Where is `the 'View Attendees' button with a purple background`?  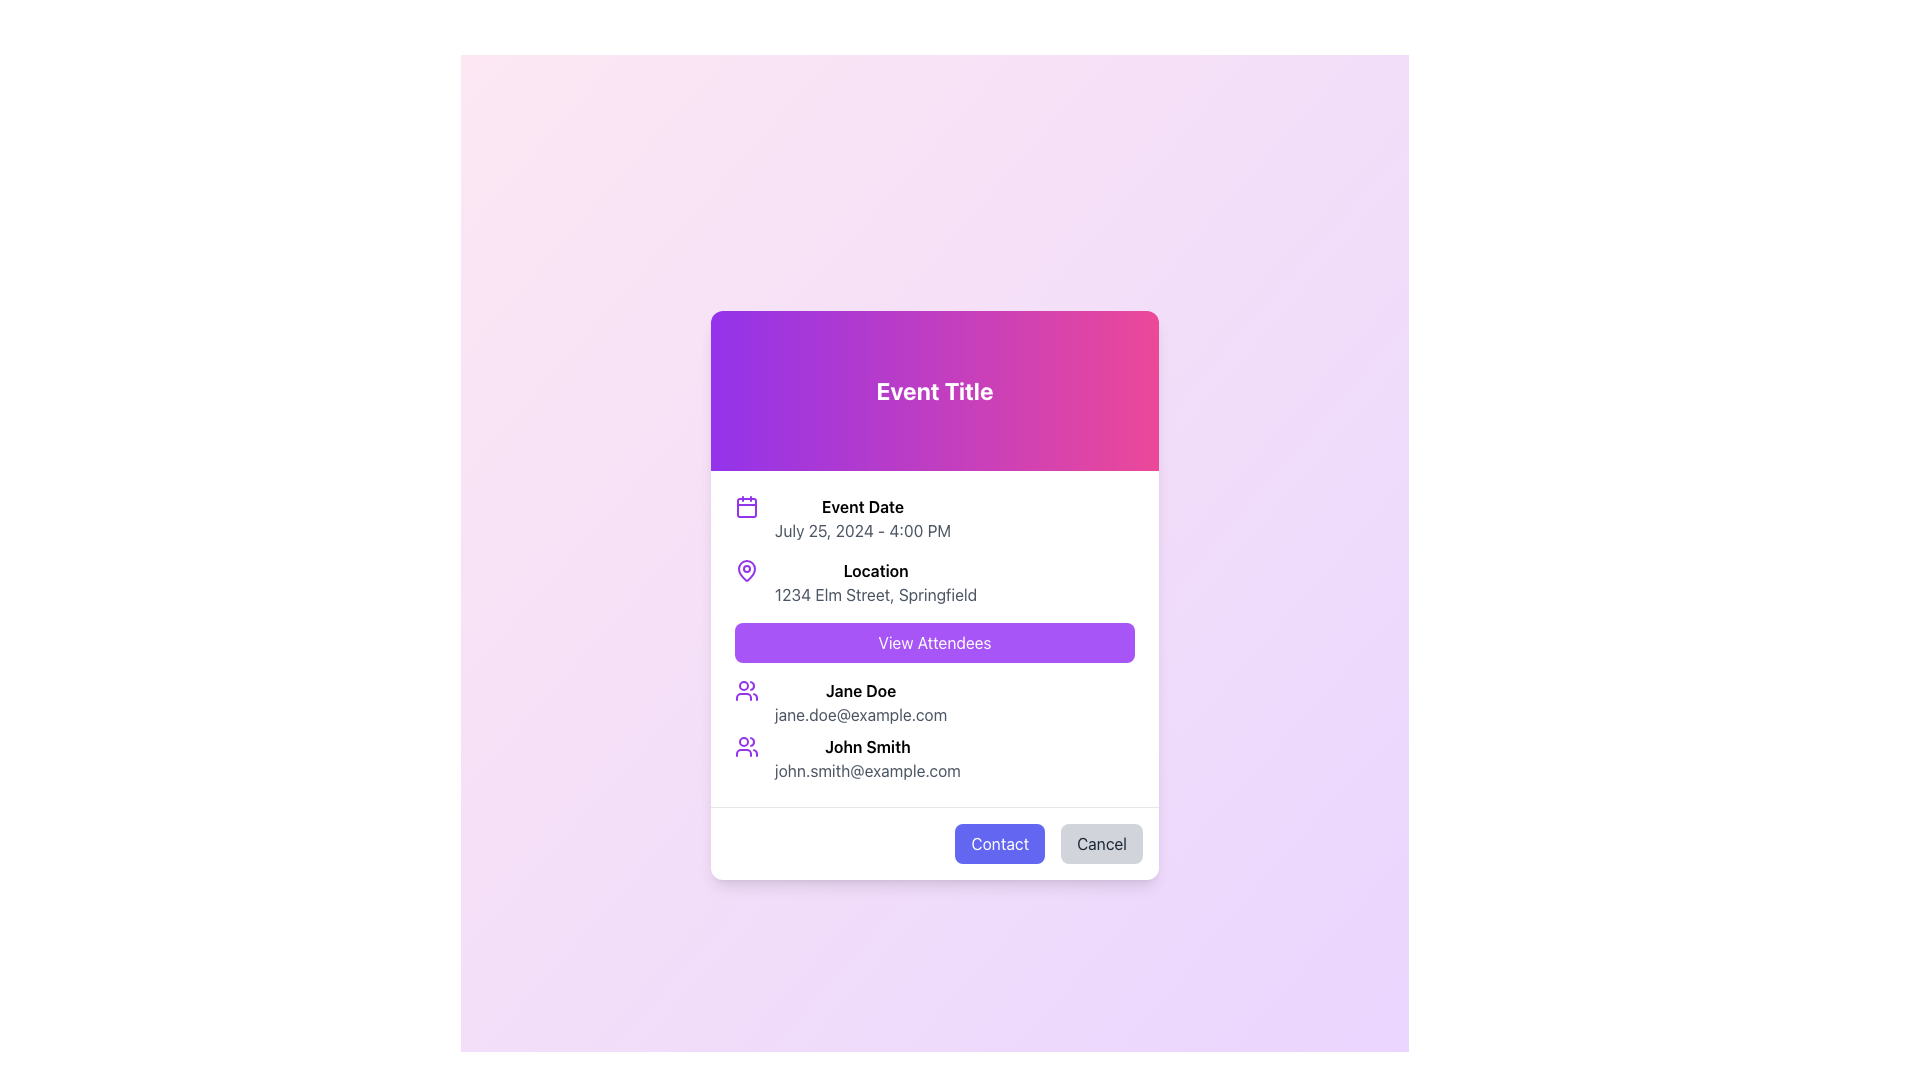
the 'View Attendees' button with a purple background is located at coordinates (934, 642).